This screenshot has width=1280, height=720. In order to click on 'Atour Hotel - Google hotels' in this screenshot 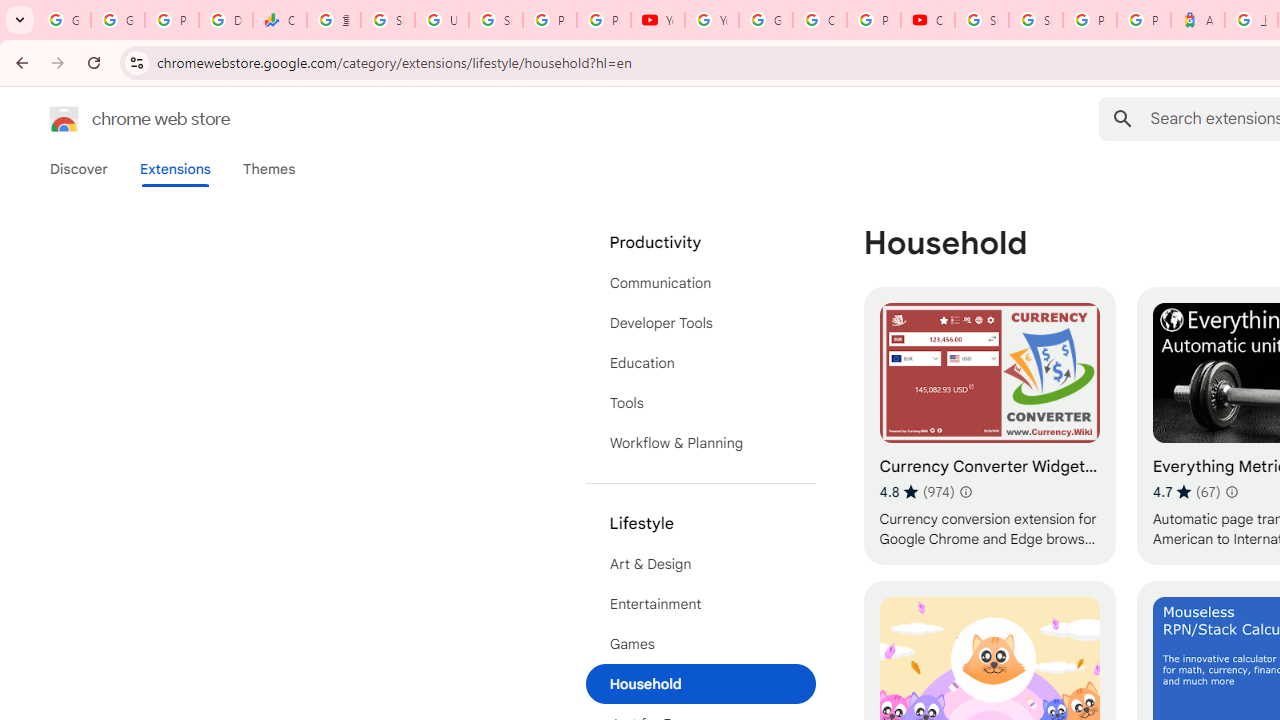, I will do `click(1198, 20)`.